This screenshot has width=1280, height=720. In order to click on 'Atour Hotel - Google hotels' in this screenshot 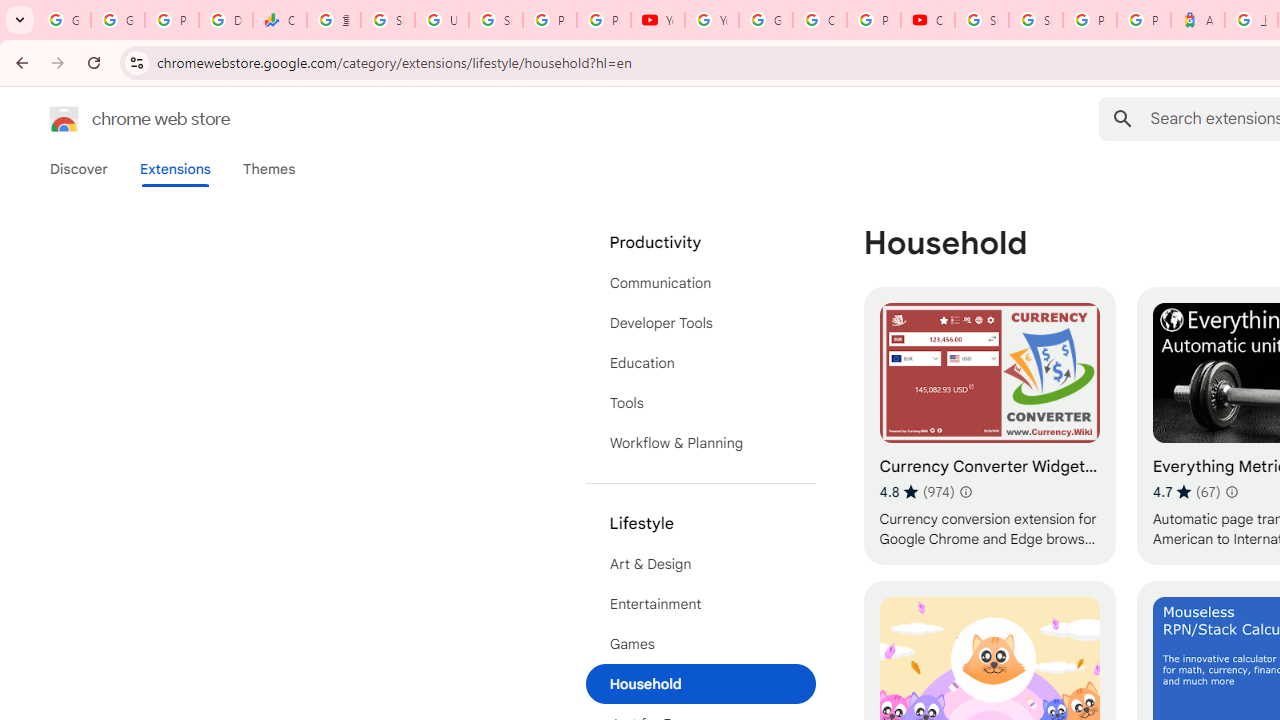, I will do `click(1198, 20)`.